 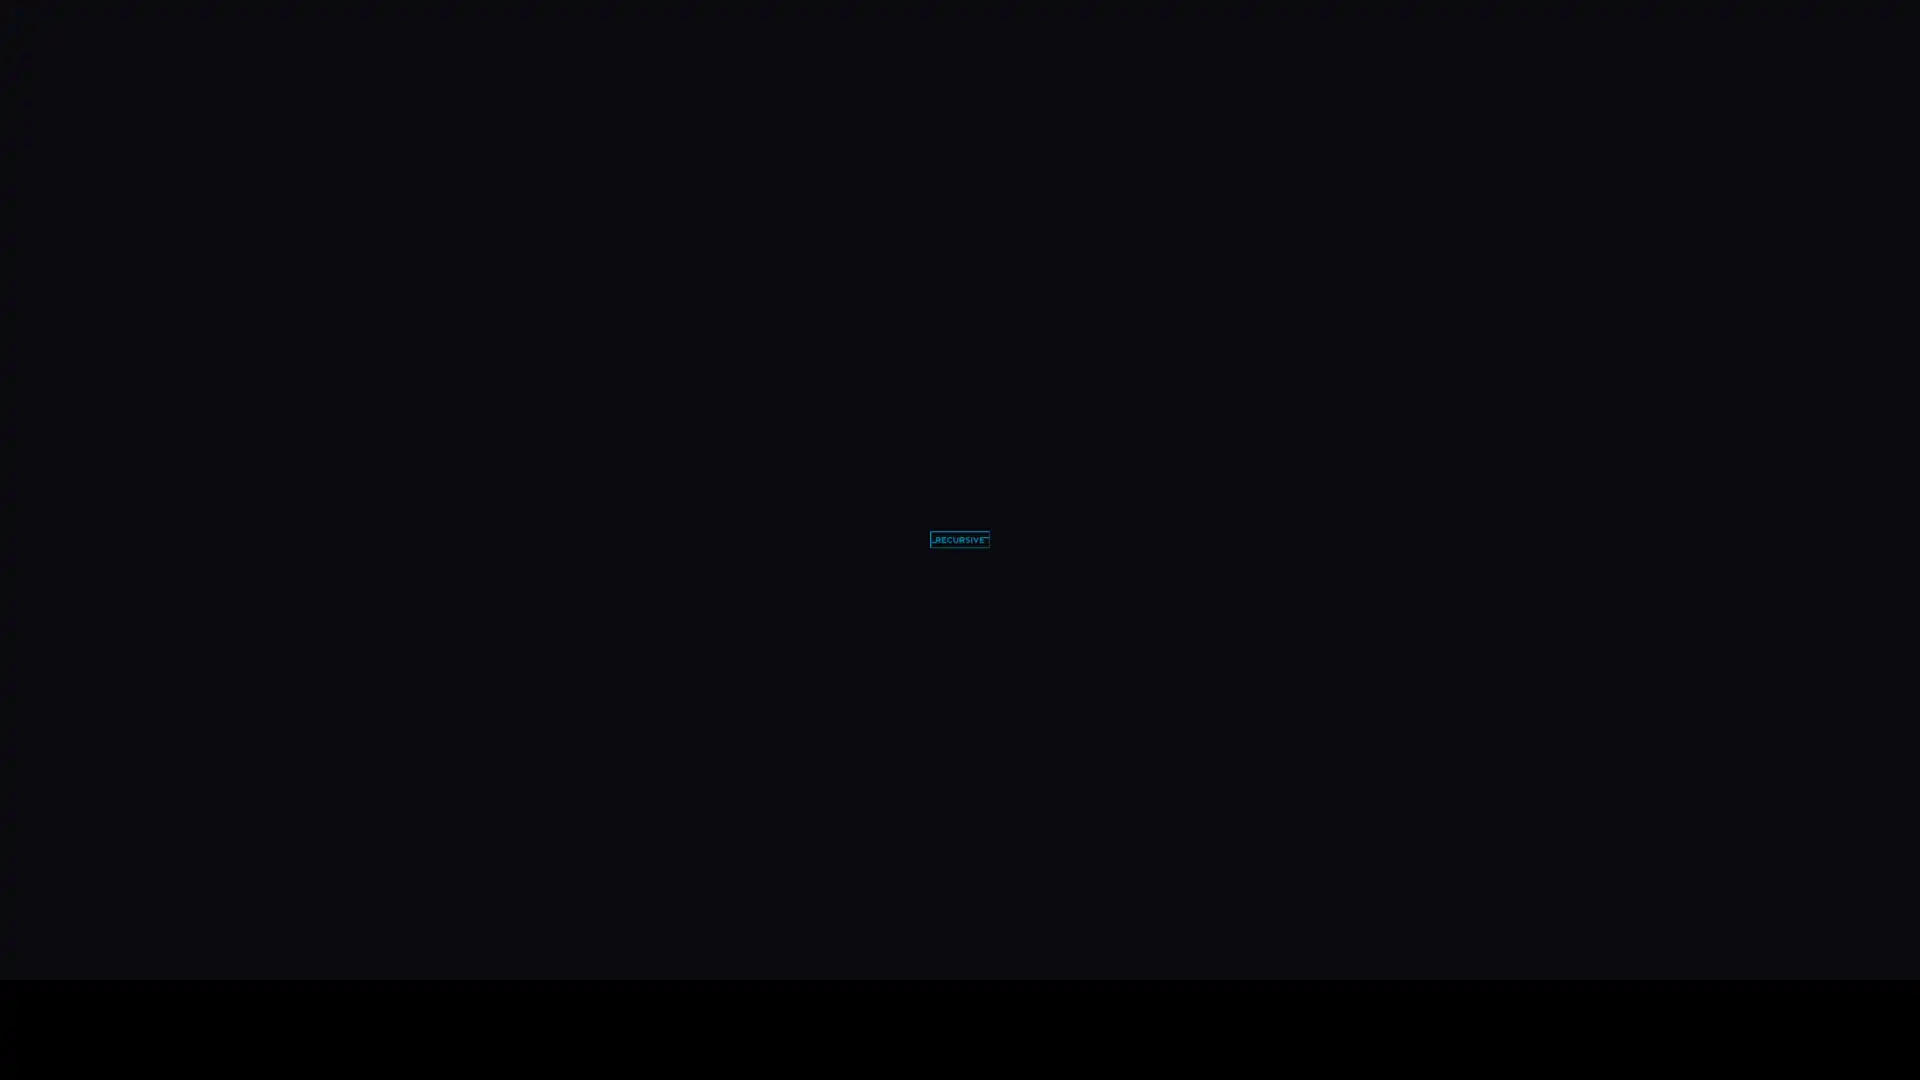 I want to click on enter full screen, so click(x=1808, y=1023).